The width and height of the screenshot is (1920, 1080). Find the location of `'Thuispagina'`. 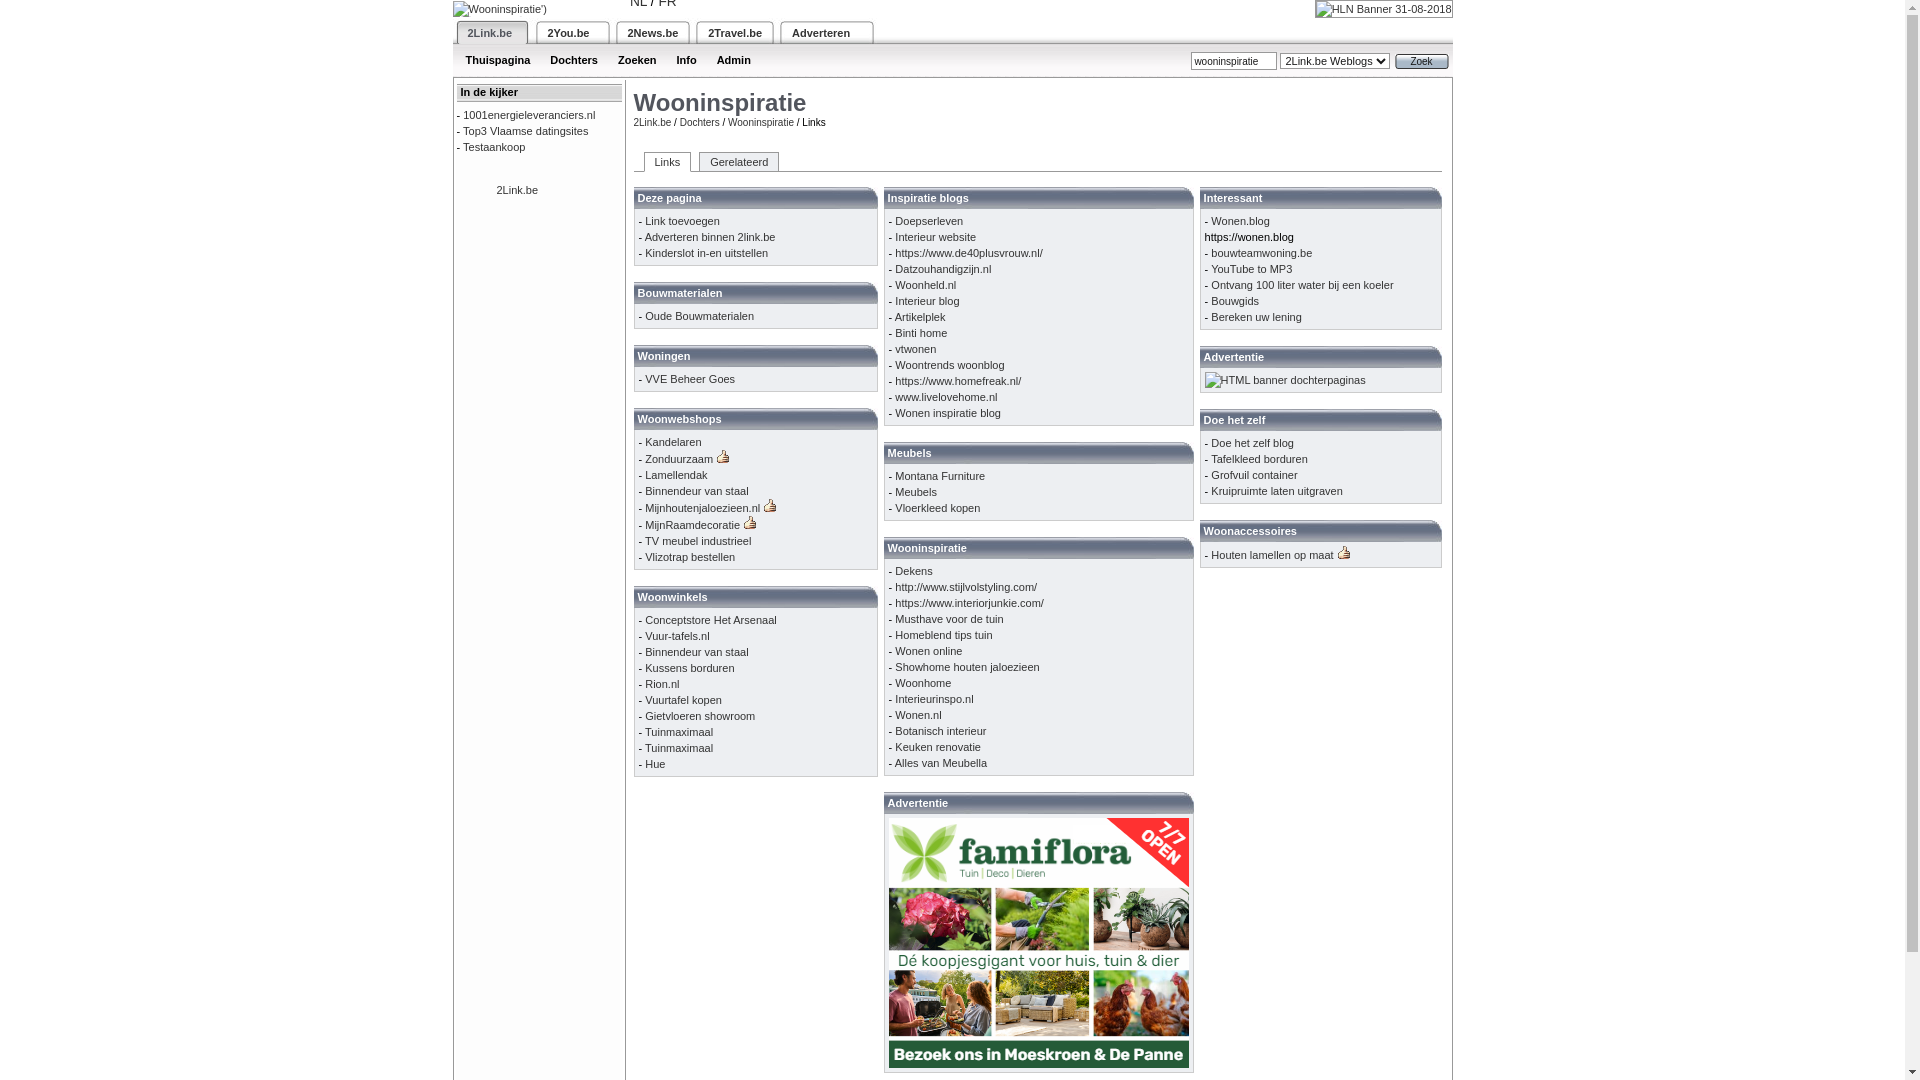

'Thuispagina' is located at coordinates (498, 59).